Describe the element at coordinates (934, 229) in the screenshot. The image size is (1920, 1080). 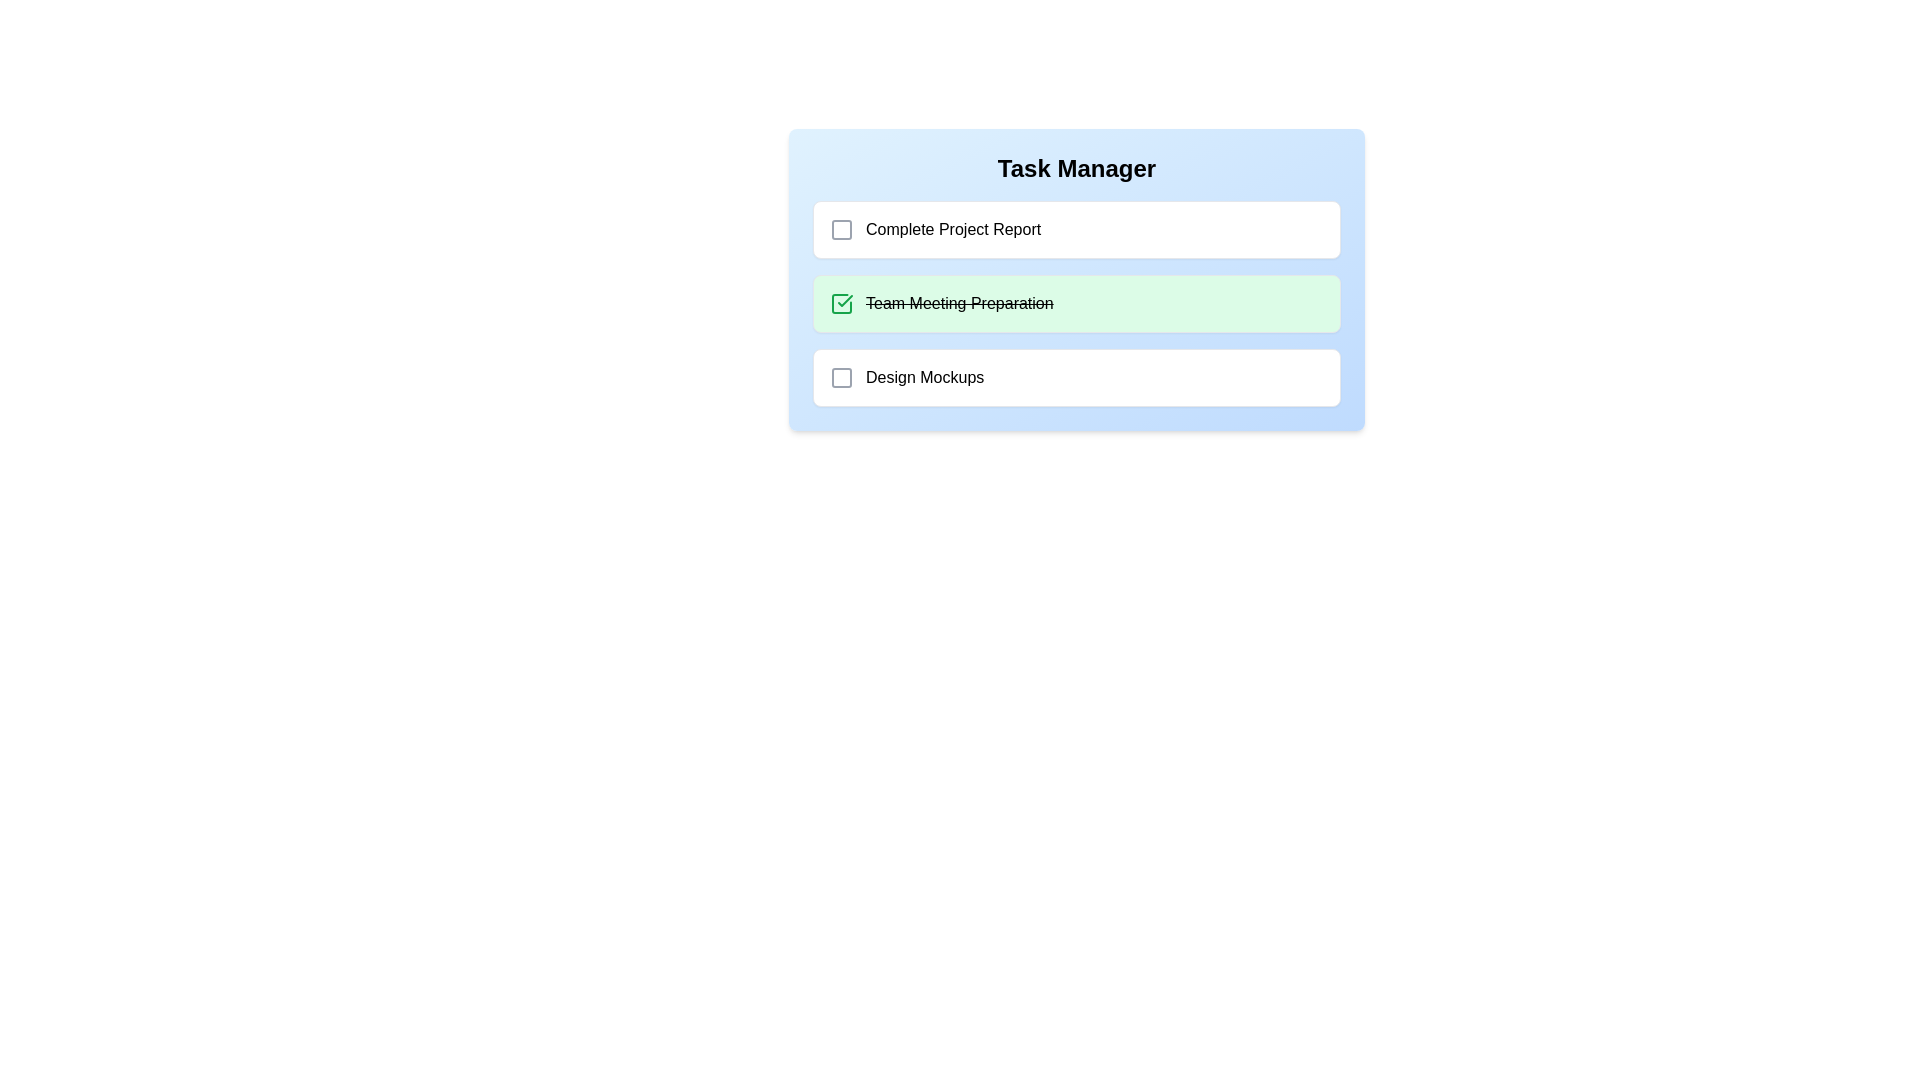
I see `text element that displays 'Complete Project Report', which is accompanied by a square icon with a gray outline on its left side, located at the topmost task item in the task manager interface` at that location.